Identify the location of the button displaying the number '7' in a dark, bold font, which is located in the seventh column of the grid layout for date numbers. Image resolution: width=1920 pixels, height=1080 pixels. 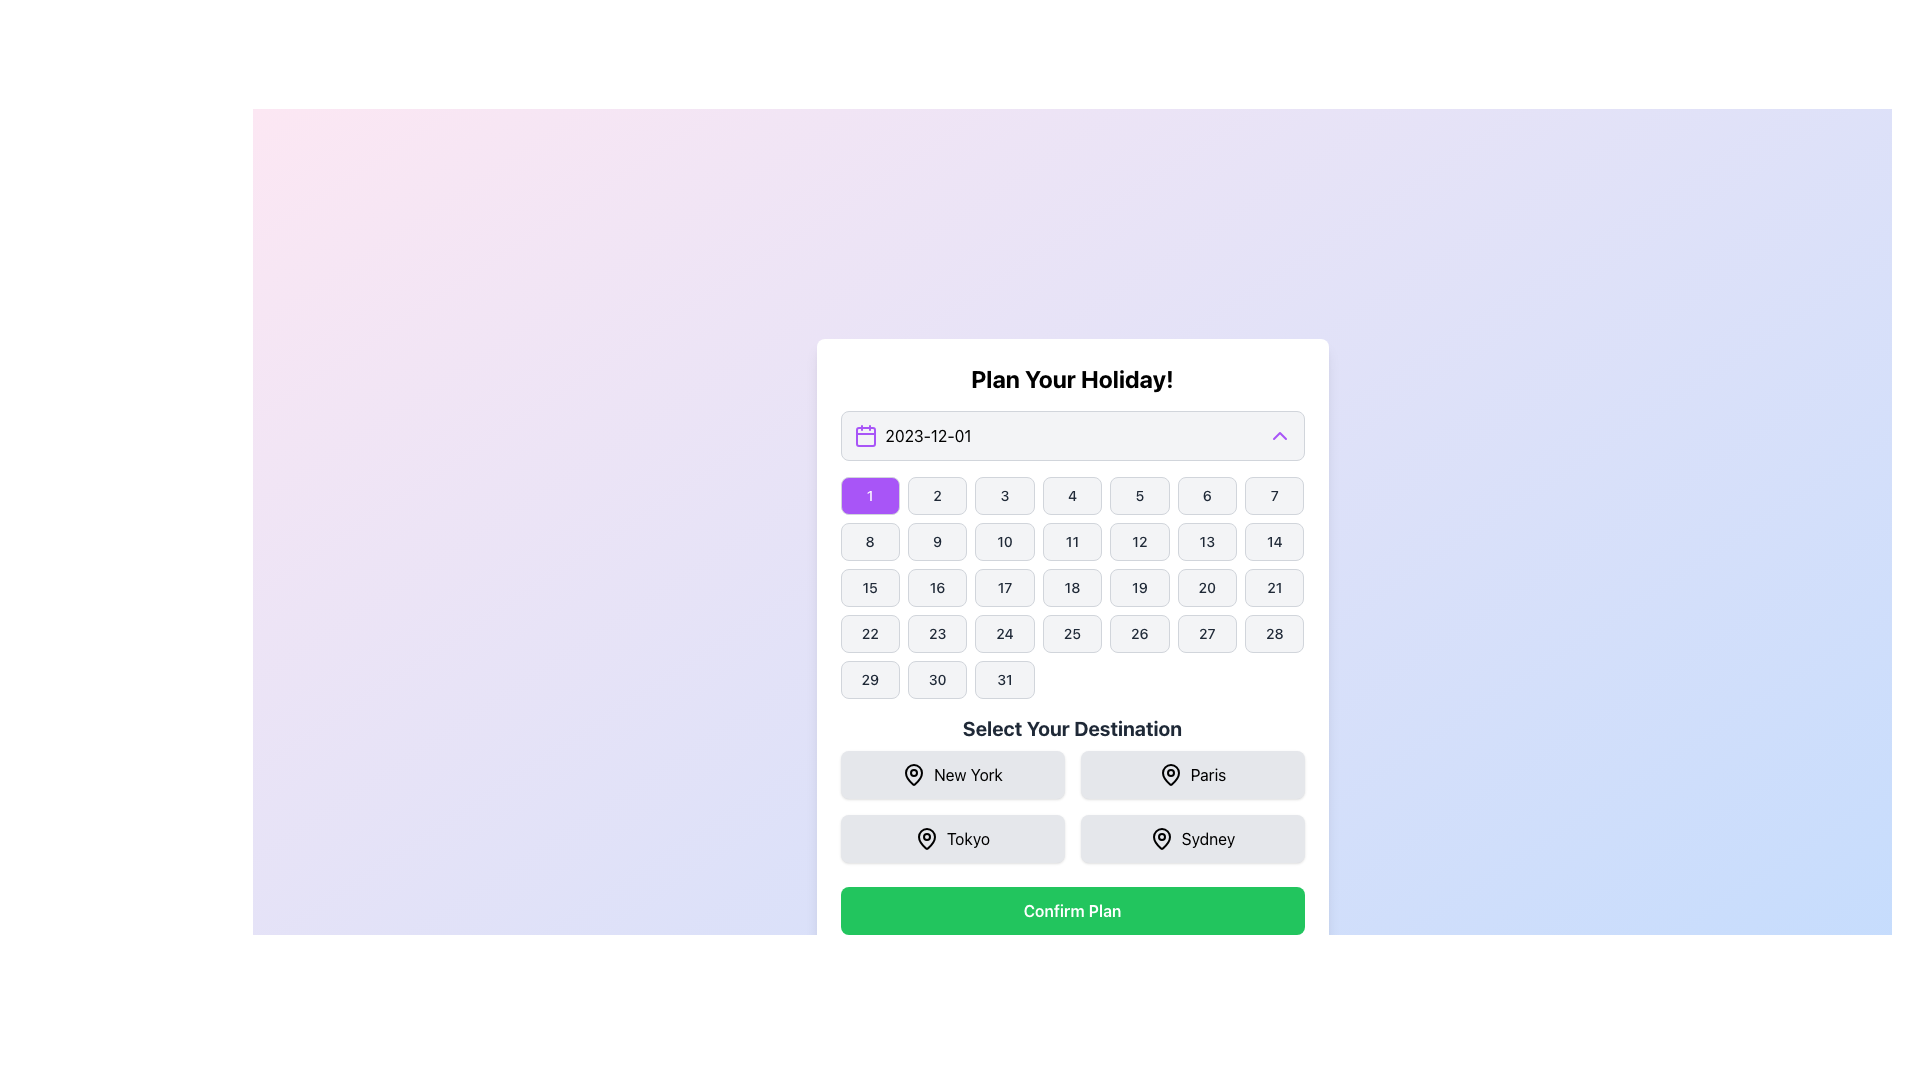
(1273, 495).